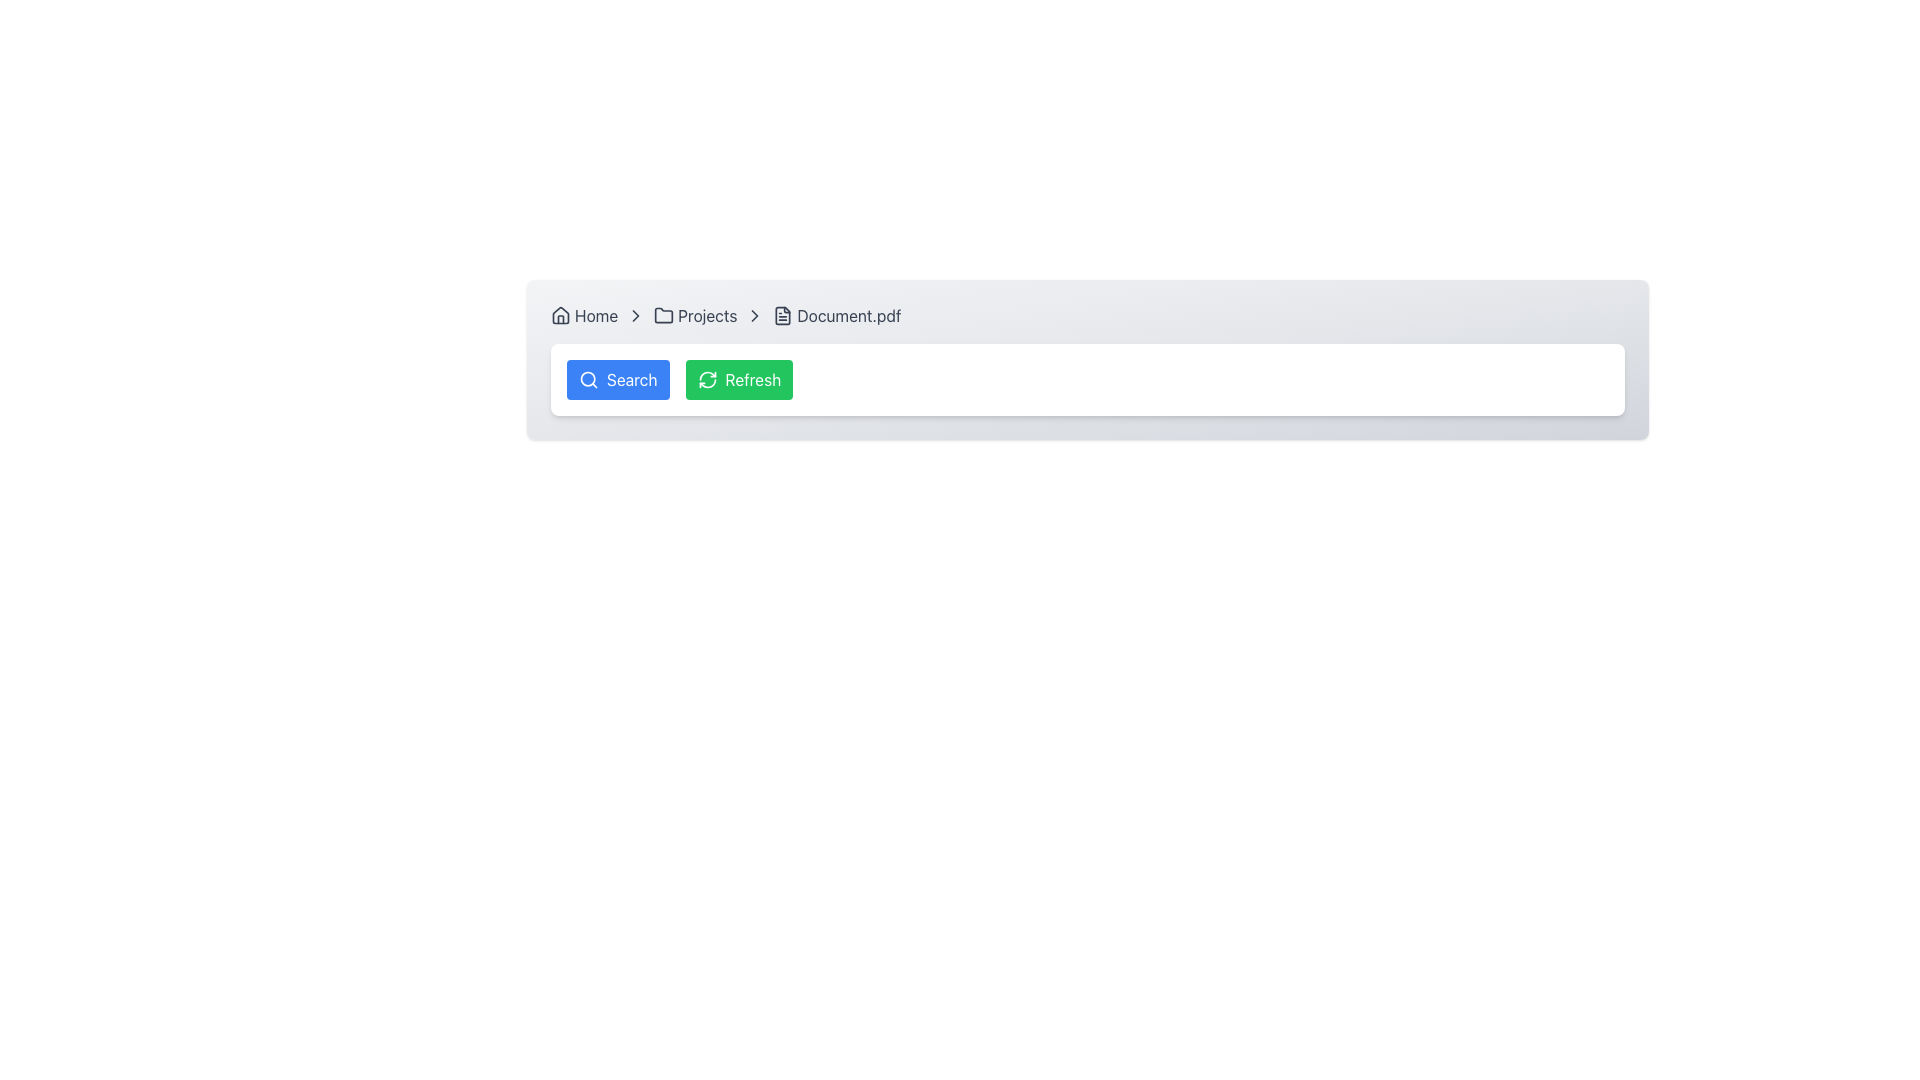 This screenshot has height=1080, width=1920. Describe the element at coordinates (583, 315) in the screenshot. I see `the 'Home' breadcrumb navigation link, which is the leftmost link in the breadcrumb trail and features a house icon, to potentially reveal additional styling effects` at that location.